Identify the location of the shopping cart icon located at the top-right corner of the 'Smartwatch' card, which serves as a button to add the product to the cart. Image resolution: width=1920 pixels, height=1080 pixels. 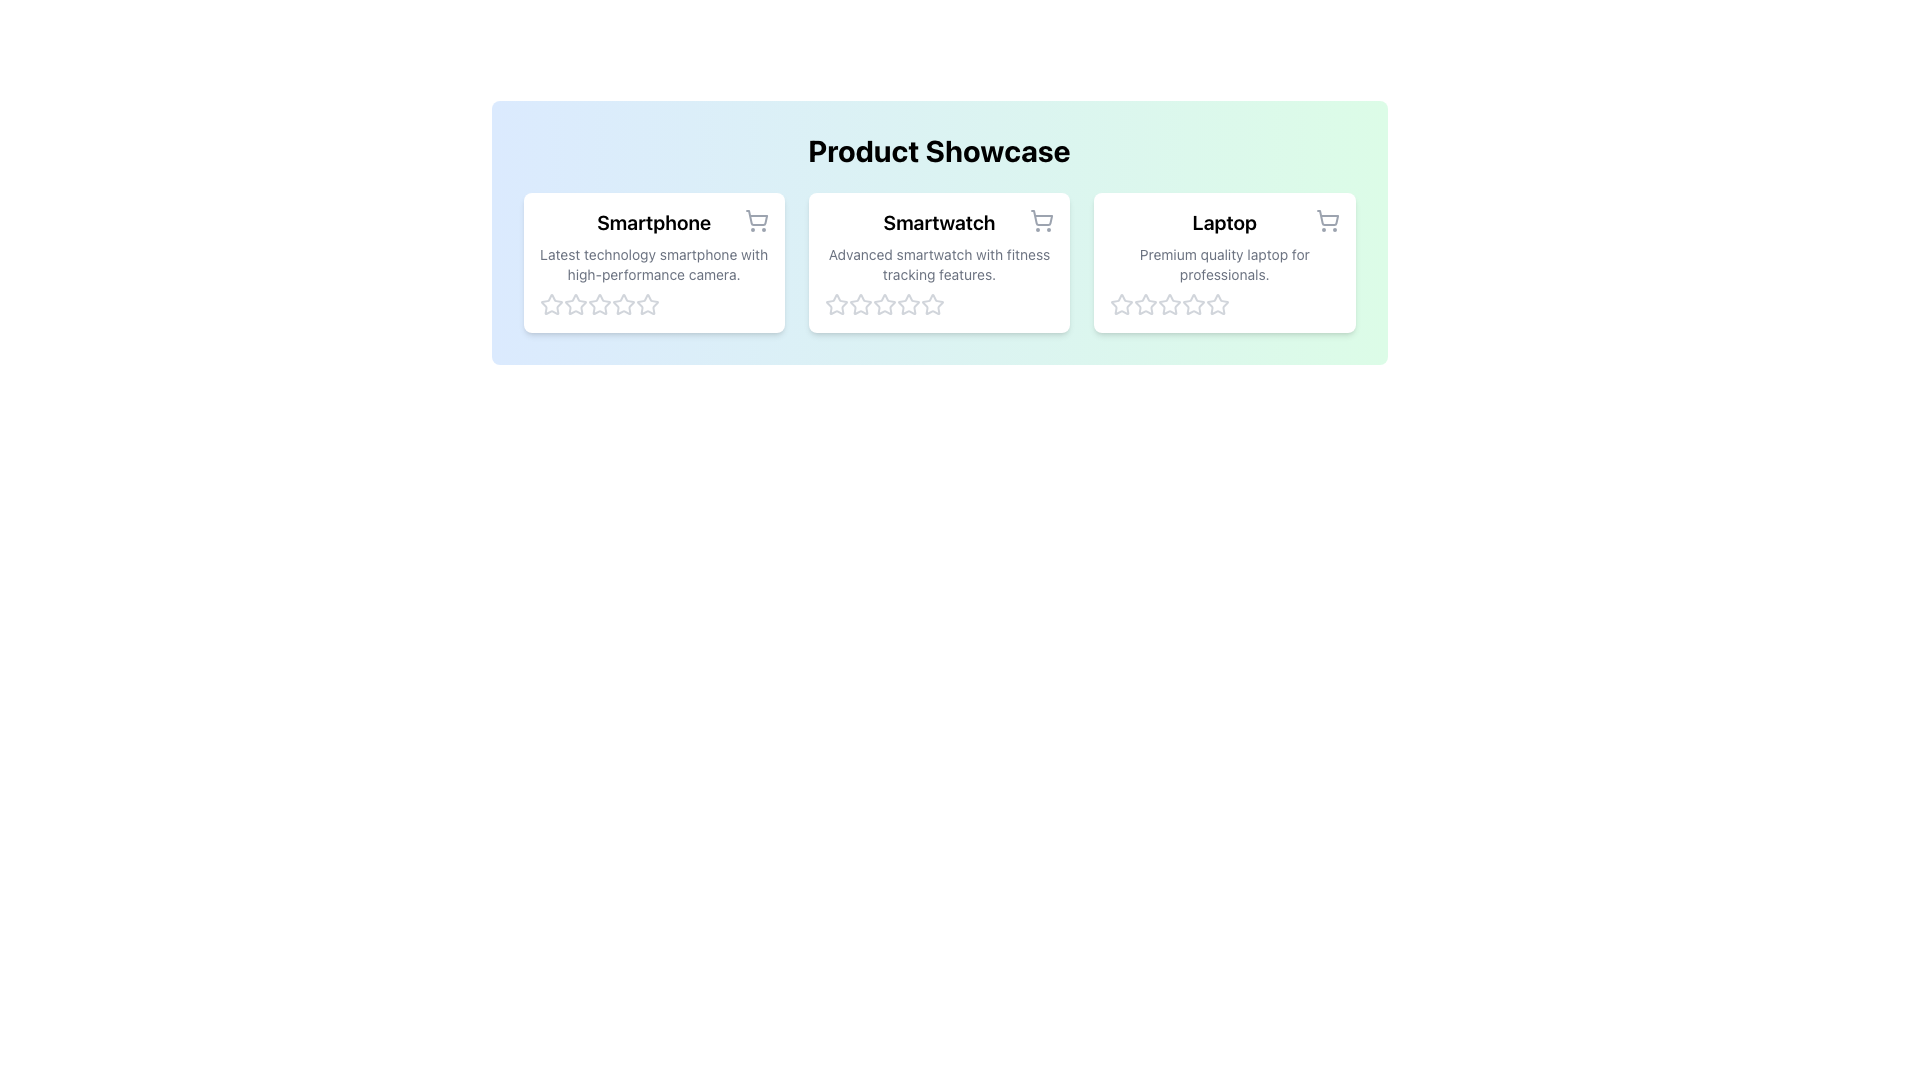
(1041, 218).